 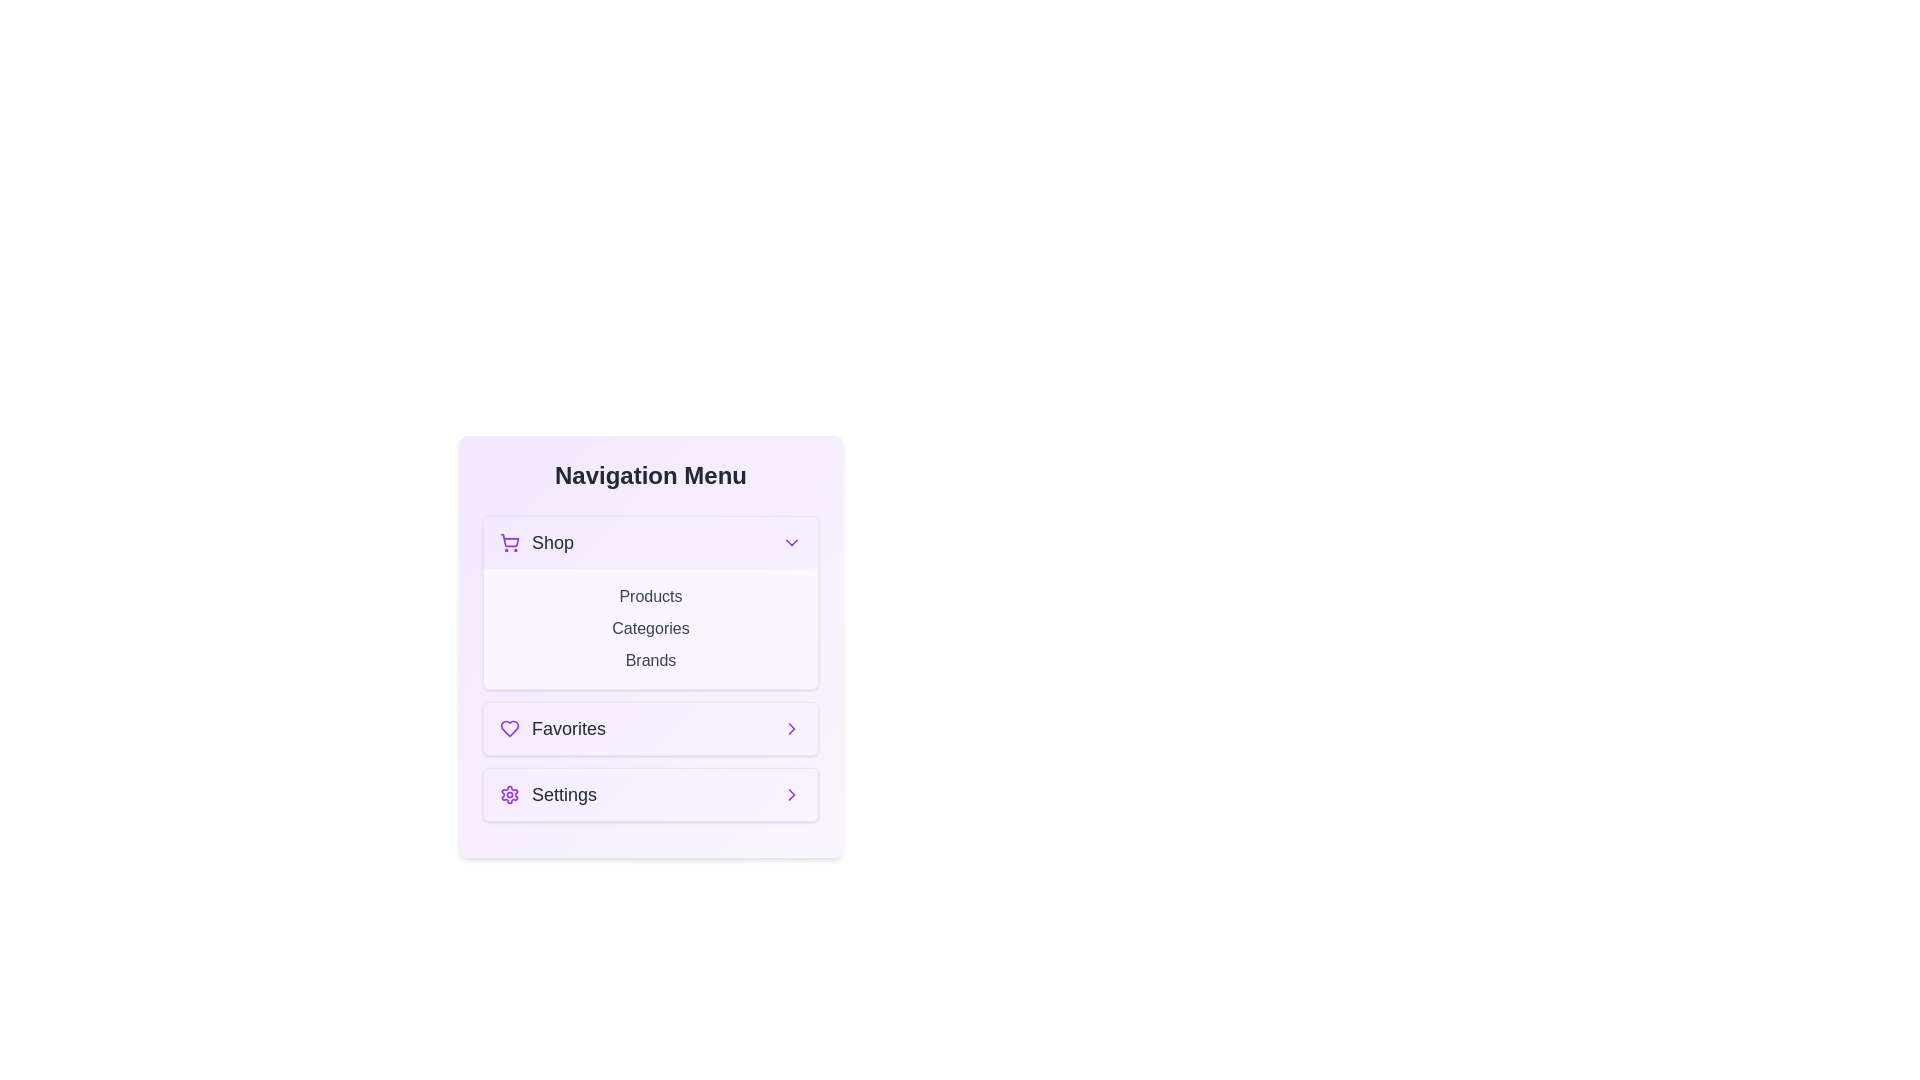 I want to click on the 'Settings' button, which is the last item in the navigation options, so click(x=651, y=793).